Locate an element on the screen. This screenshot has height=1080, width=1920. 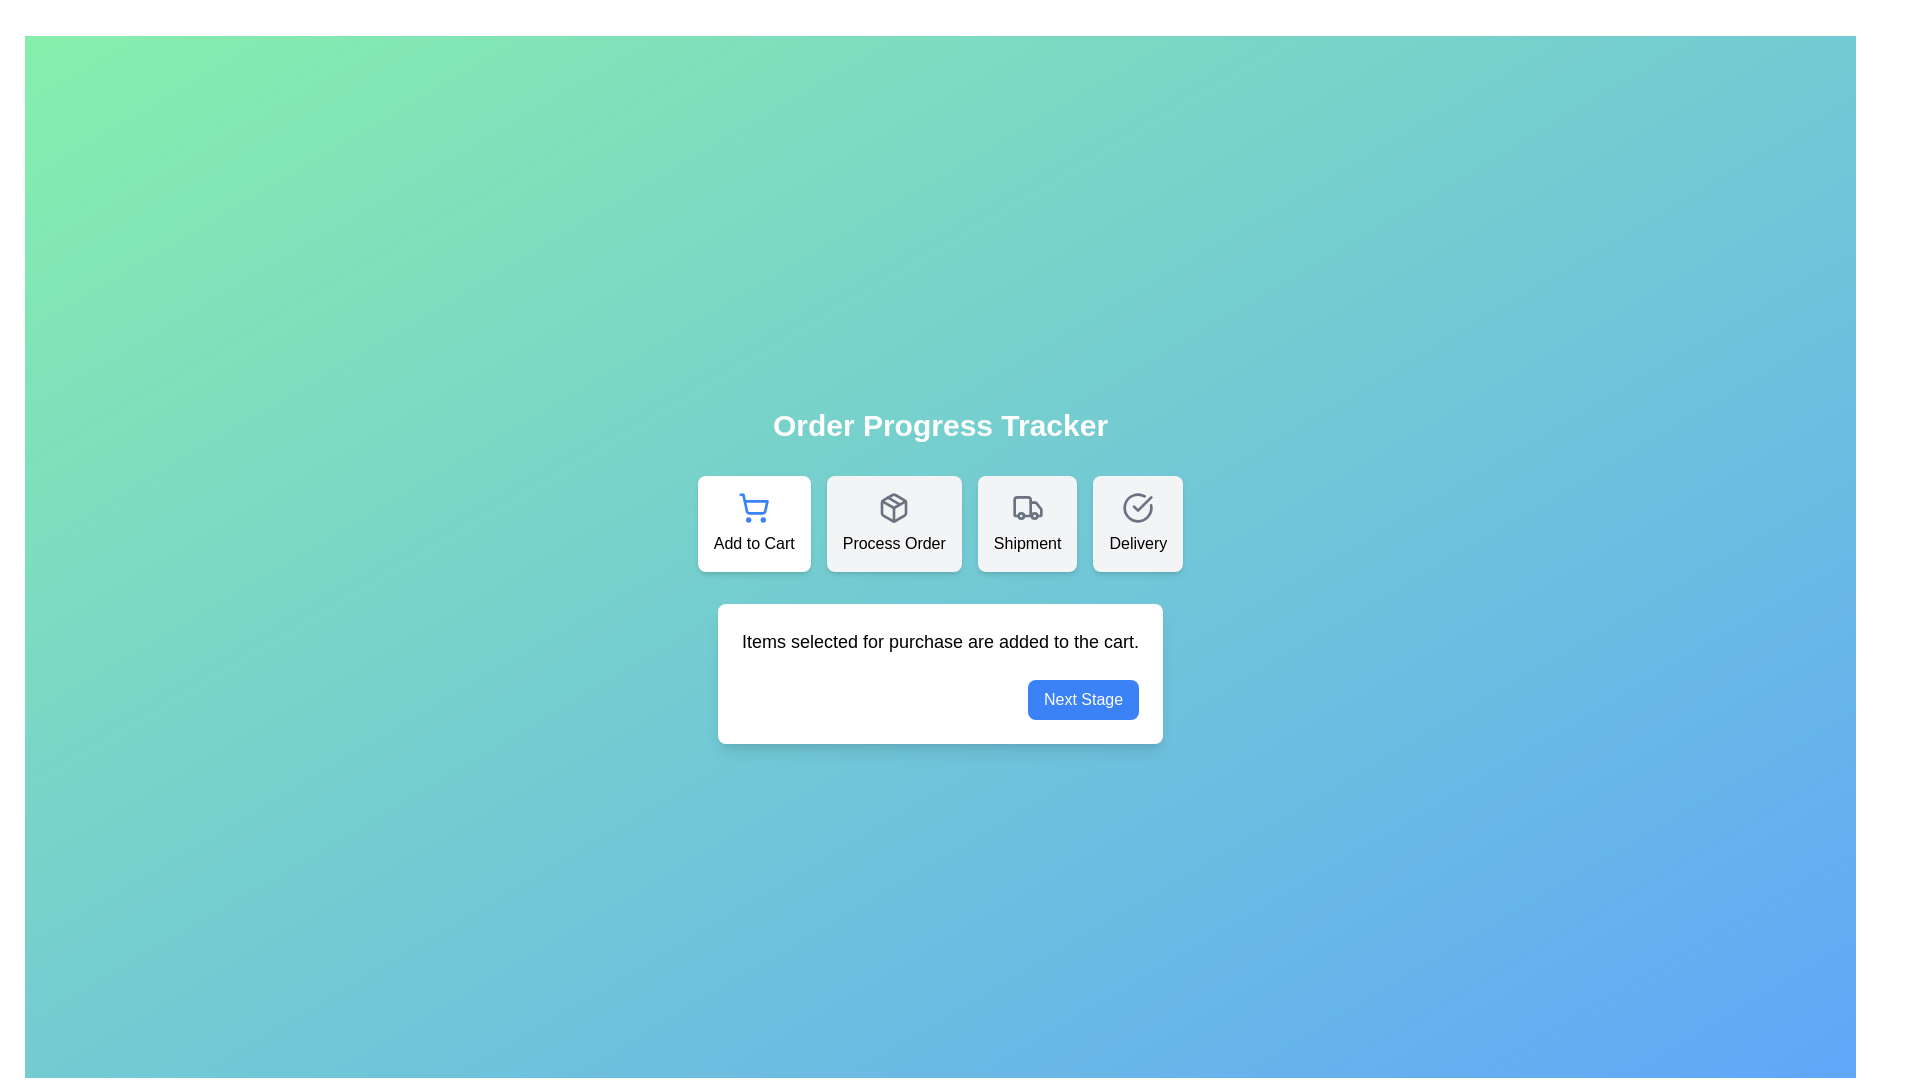
the stage icon representing Shipment to select it is located at coordinates (1027, 523).